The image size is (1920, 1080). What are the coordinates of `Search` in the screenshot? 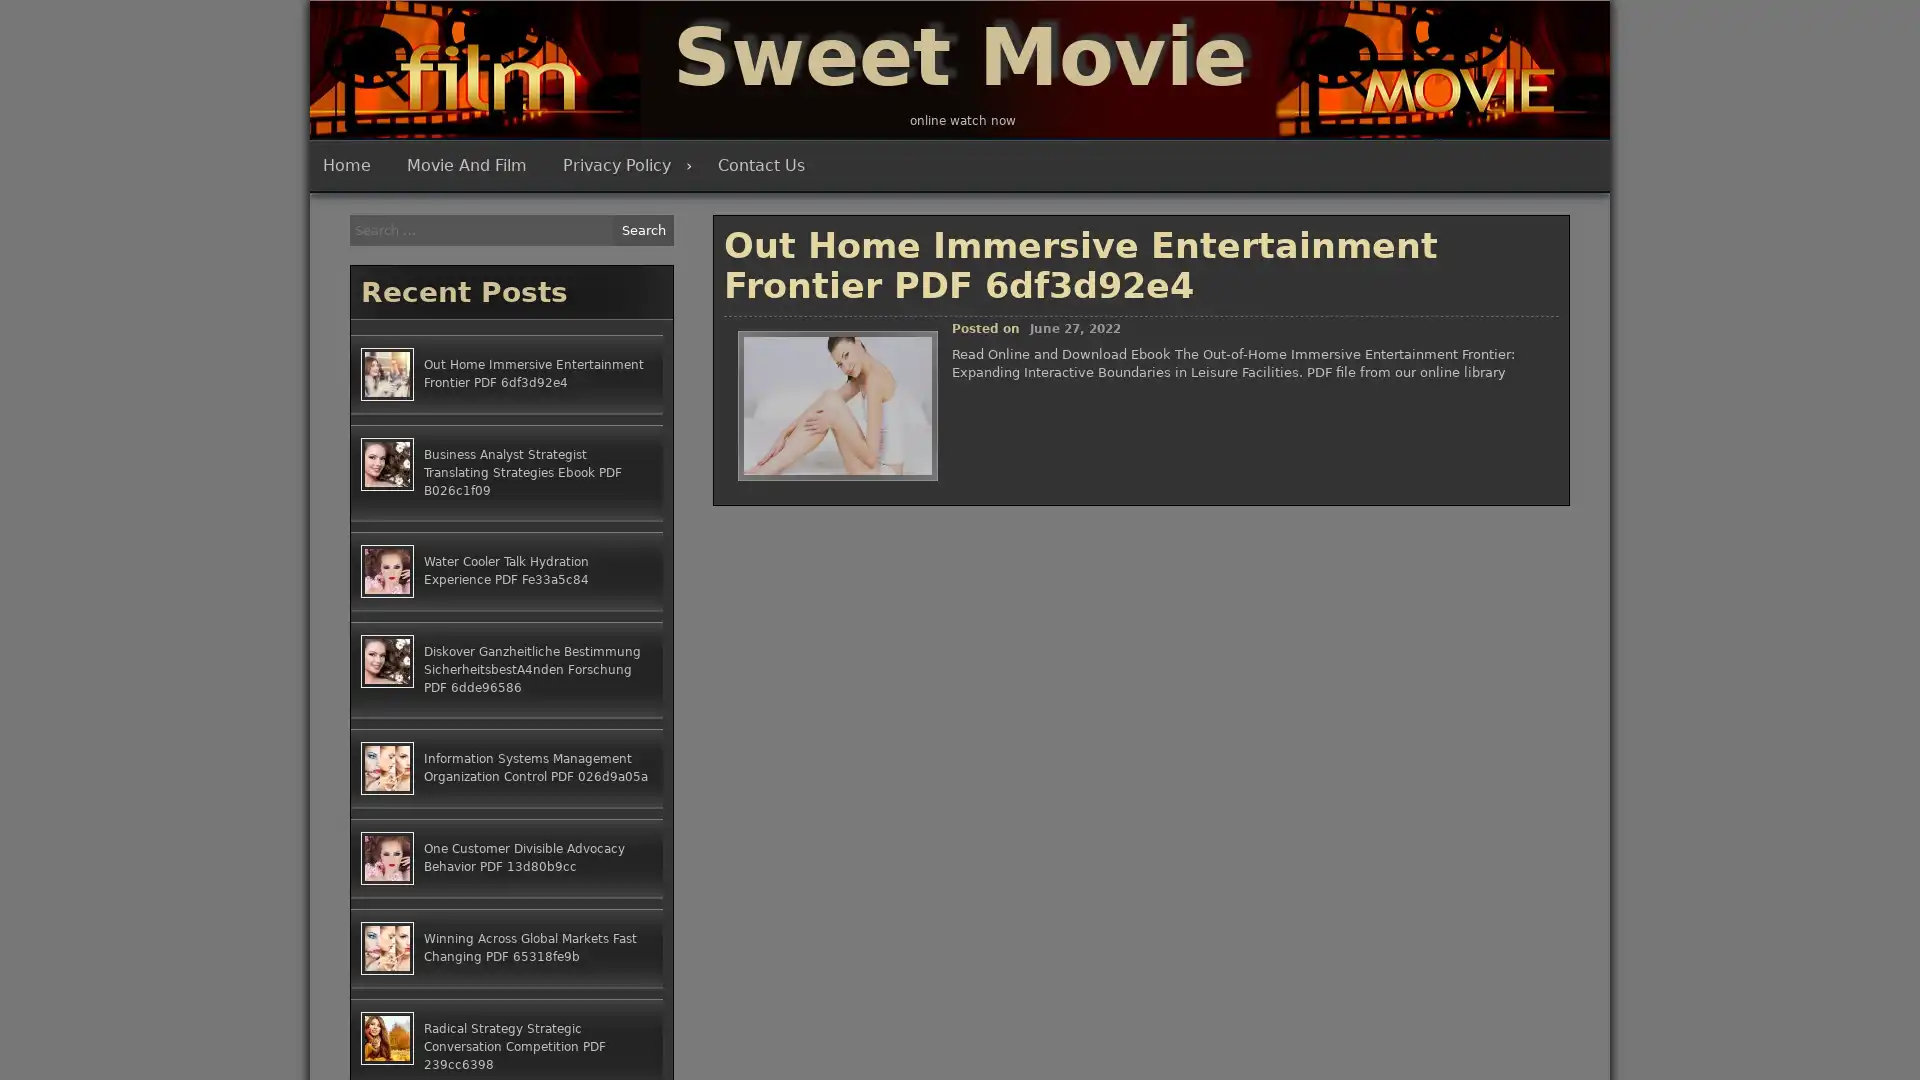 It's located at (643, 229).